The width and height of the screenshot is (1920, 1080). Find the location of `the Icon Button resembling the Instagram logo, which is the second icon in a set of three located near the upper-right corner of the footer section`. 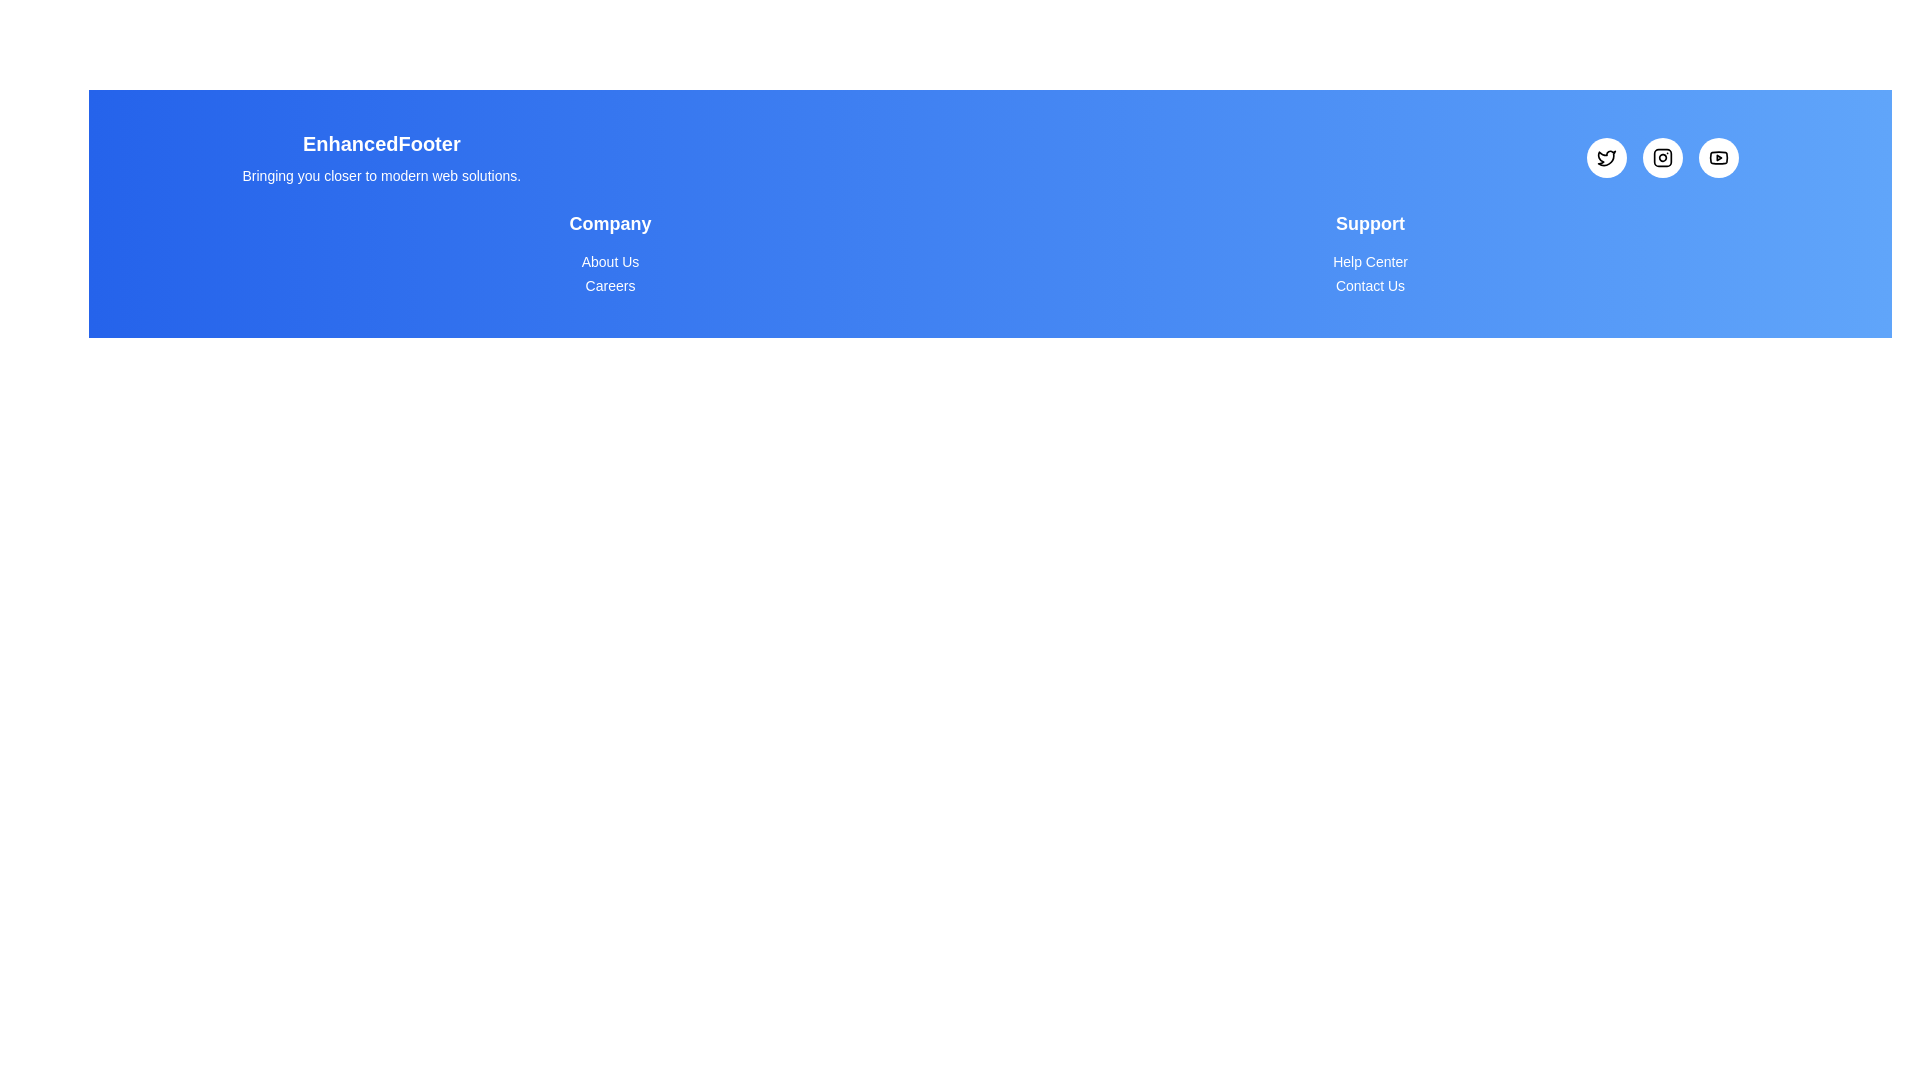

the Icon Button resembling the Instagram logo, which is the second icon in a set of three located near the upper-right corner of the footer section is located at coordinates (1662, 157).